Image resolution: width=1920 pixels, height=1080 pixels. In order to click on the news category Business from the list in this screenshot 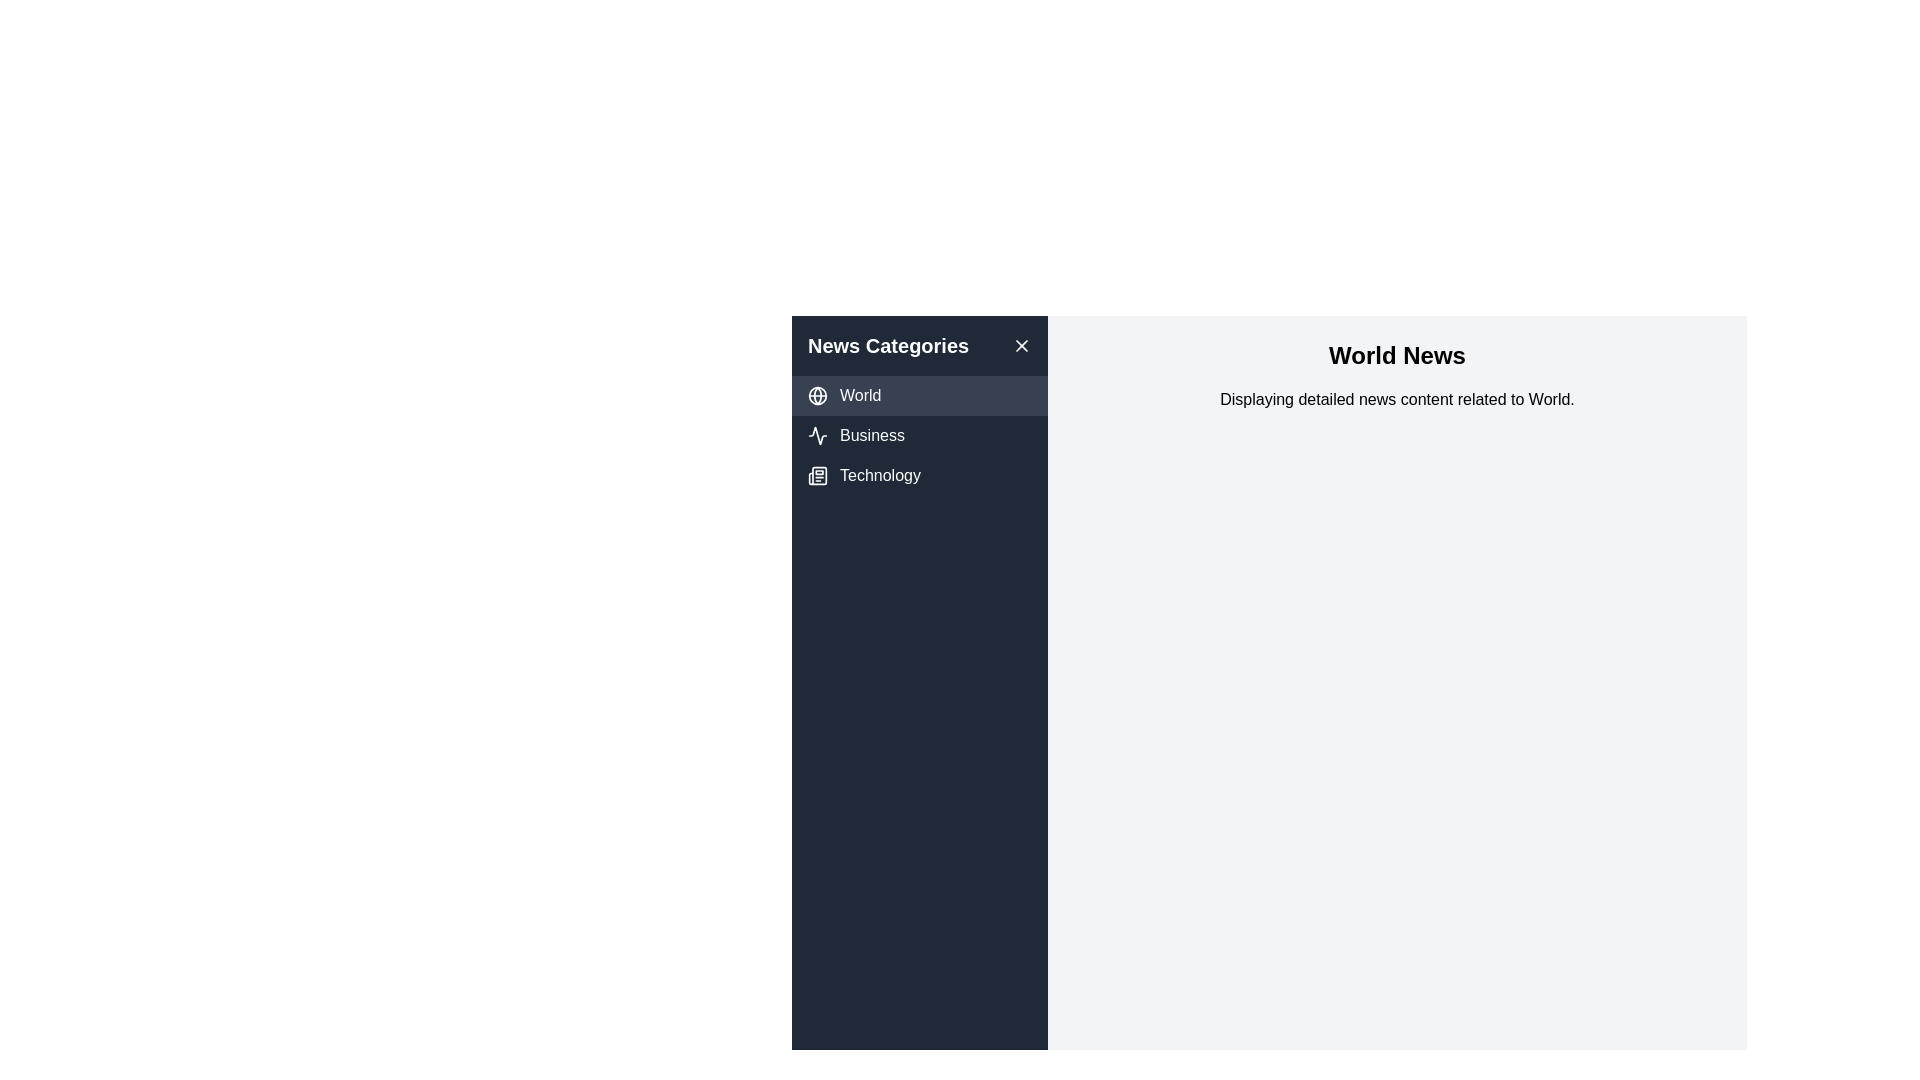, I will do `click(919, 434)`.